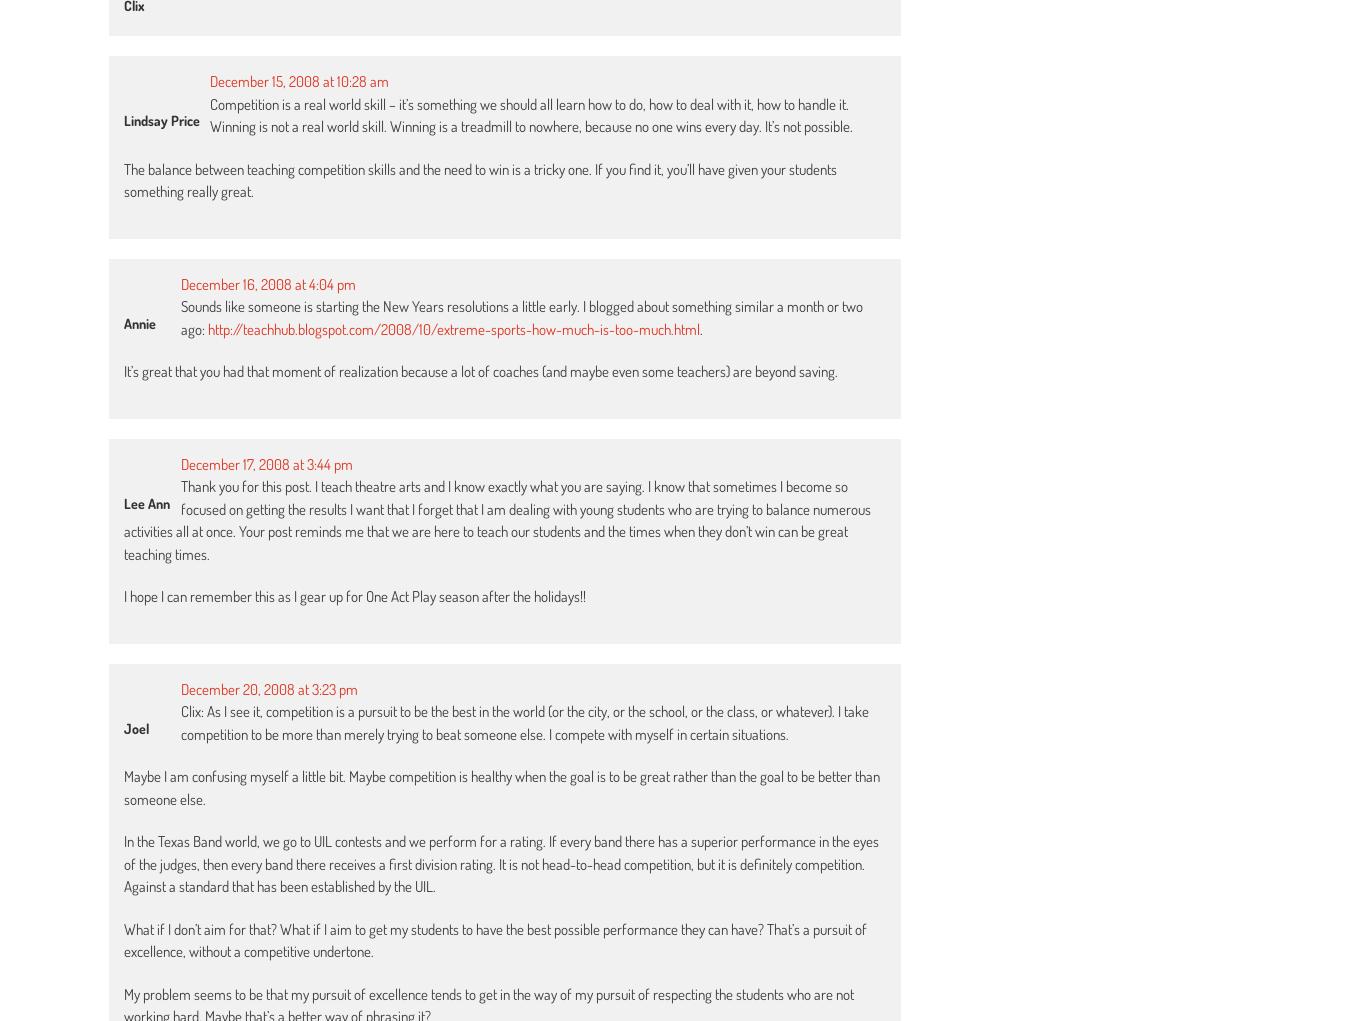 This screenshot has height=1021, width=1350. What do you see at coordinates (266, 463) in the screenshot?
I see `'December 17, 2008 at 3:44 pm'` at bounding box center [266, 463].